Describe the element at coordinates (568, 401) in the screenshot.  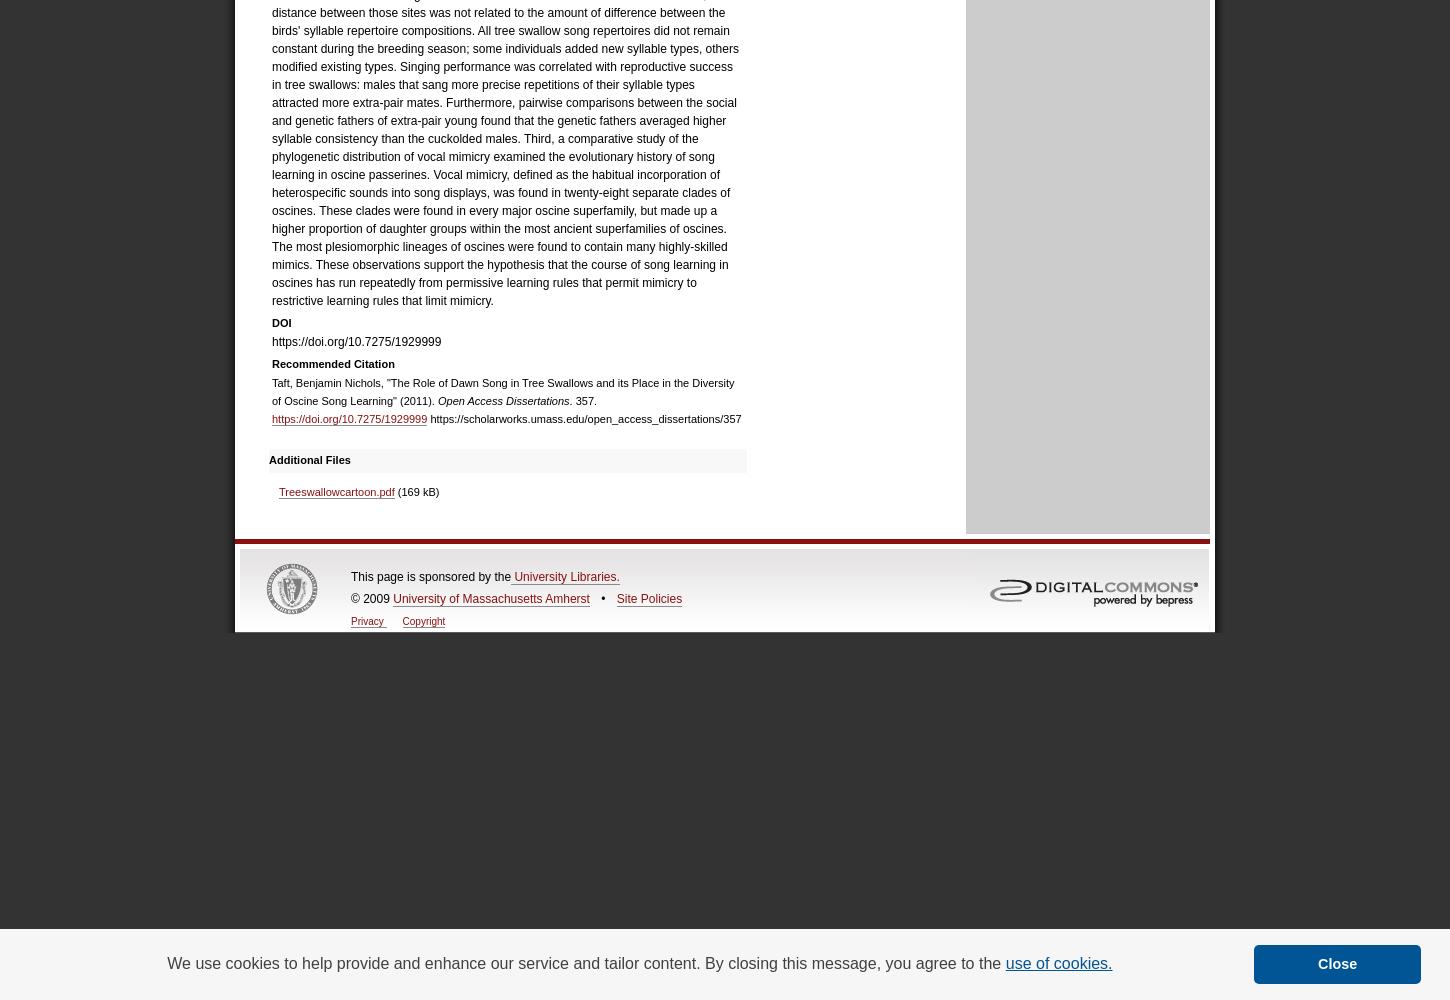
I see `'.  357.'` at that location.